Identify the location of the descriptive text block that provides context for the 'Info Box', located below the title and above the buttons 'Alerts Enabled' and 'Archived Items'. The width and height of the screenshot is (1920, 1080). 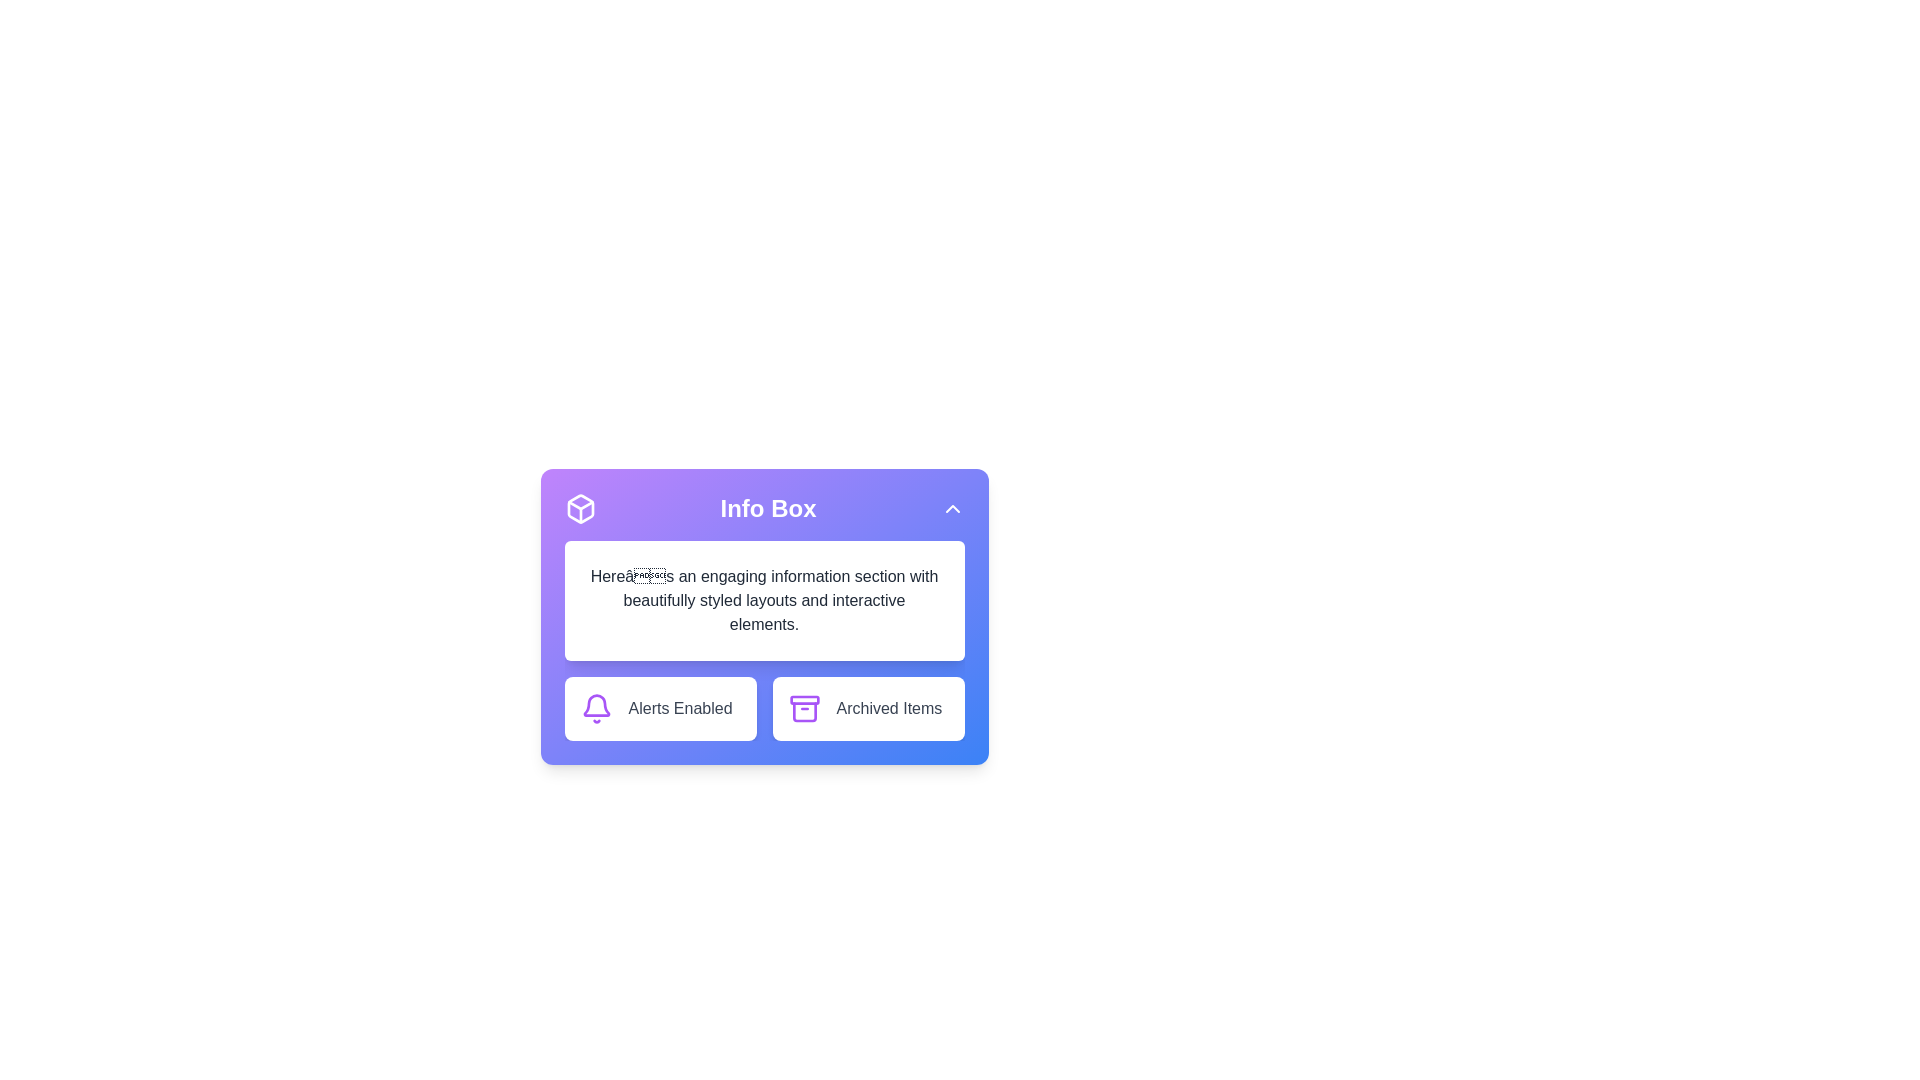
(763, 600).